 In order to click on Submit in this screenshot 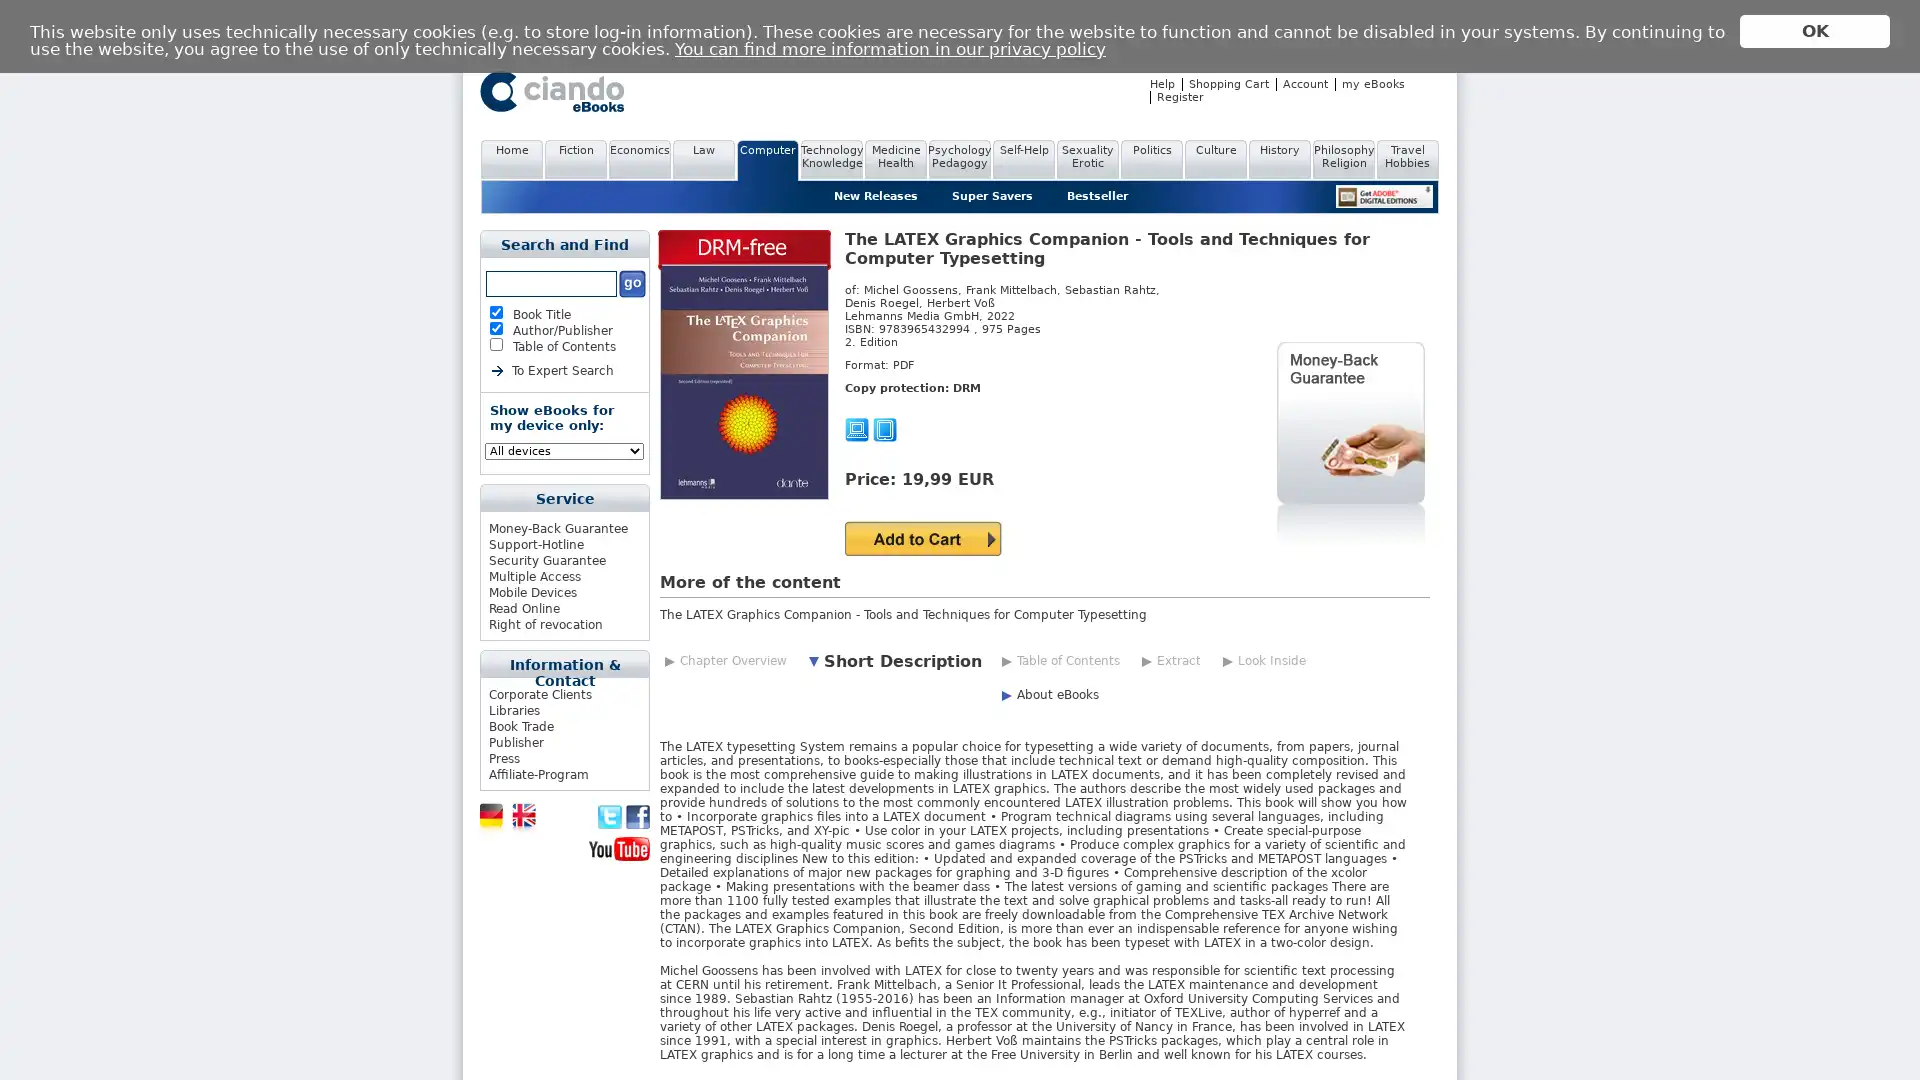, I will do `click(631, 284)`.